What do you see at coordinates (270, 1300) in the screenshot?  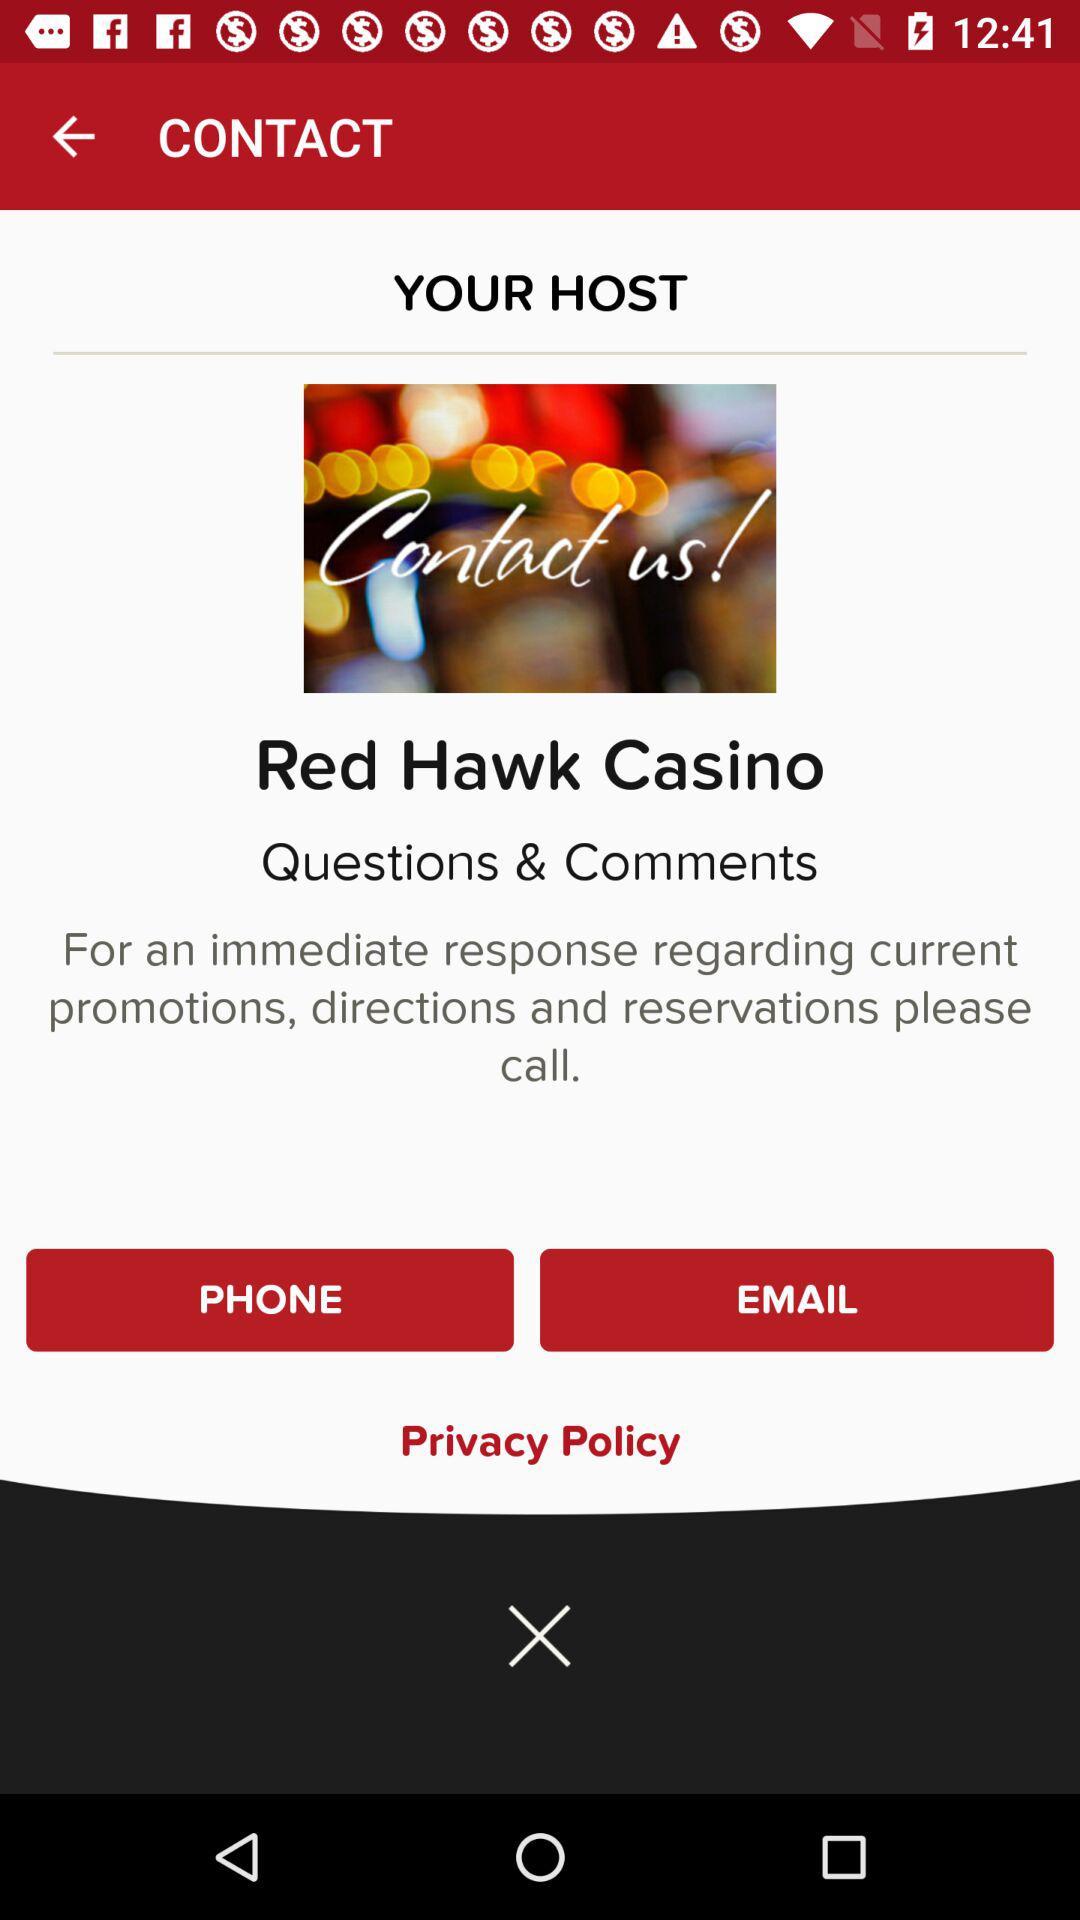 I see `item at the bottom left corner` at bounding box center [270, 1300].